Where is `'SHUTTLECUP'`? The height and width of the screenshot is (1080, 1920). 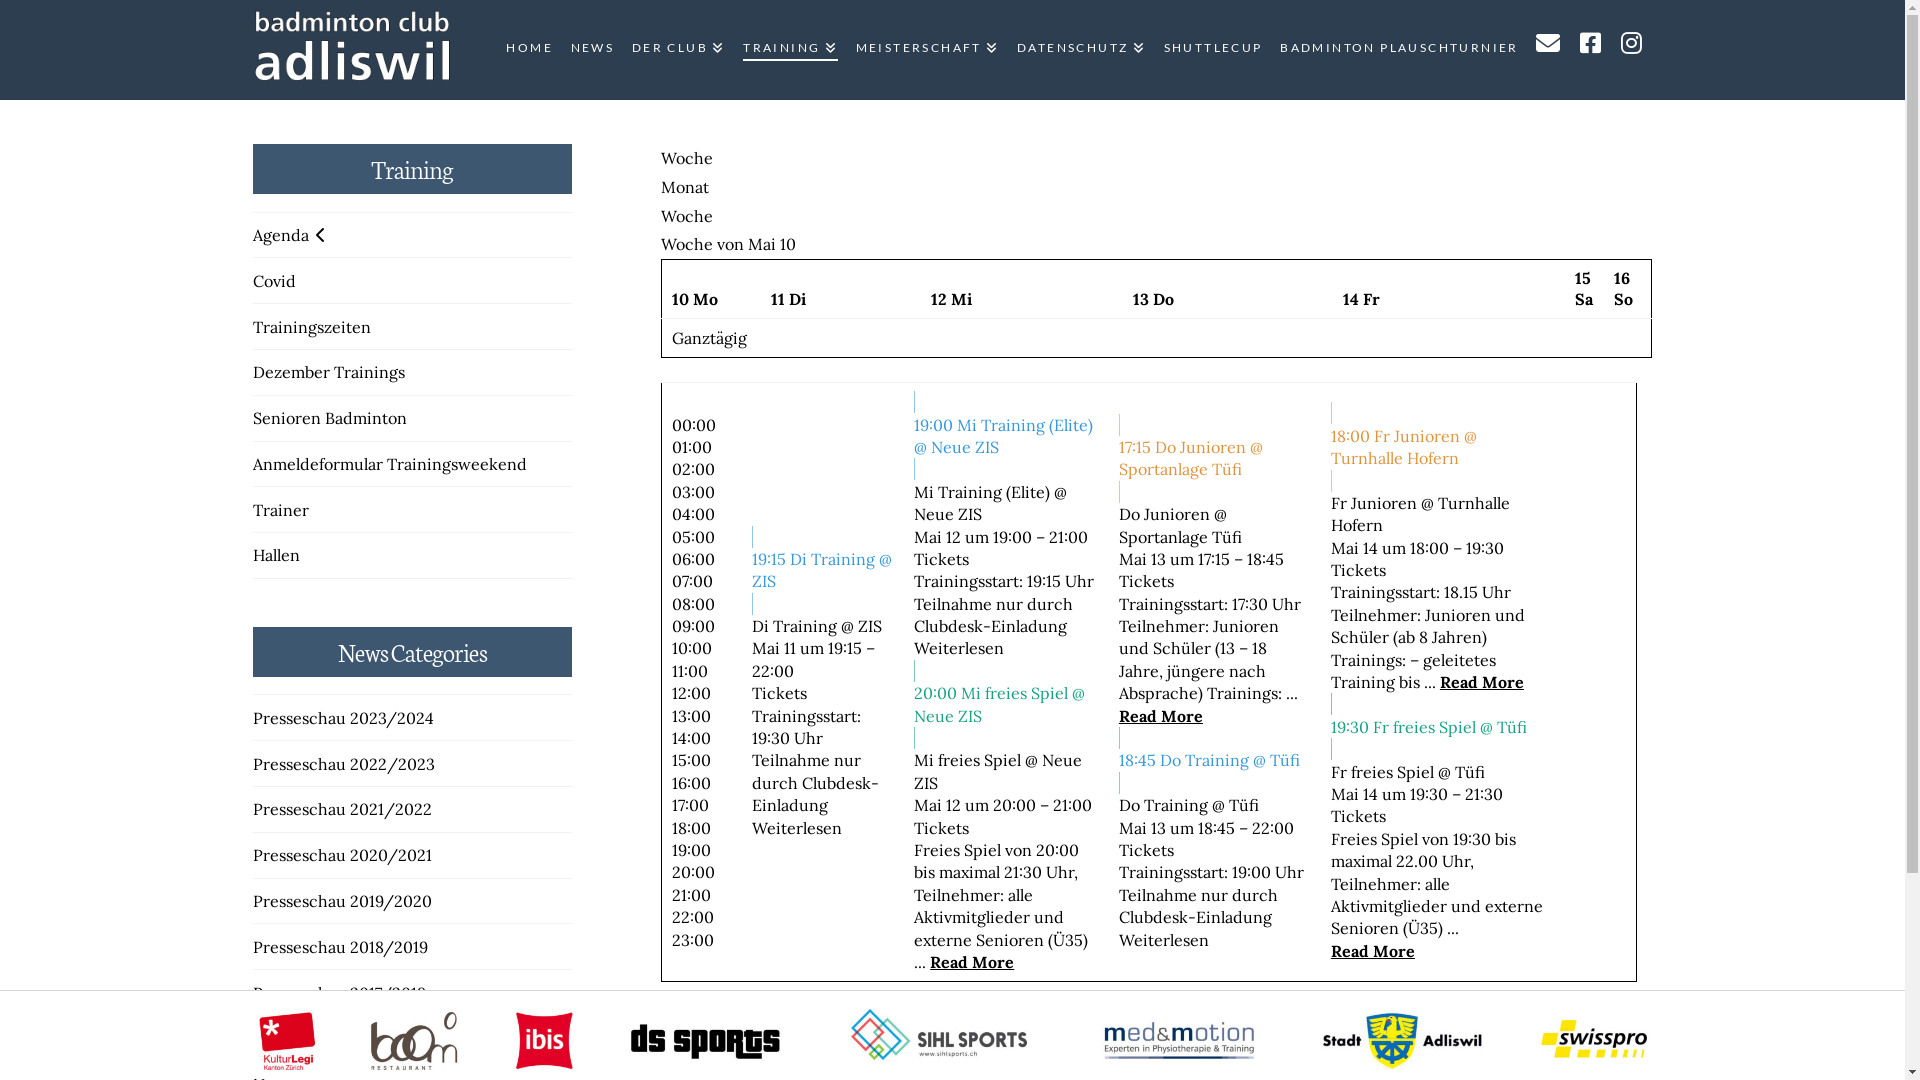 'SHUTTLECUP' is located at coordinates (1211, 49).